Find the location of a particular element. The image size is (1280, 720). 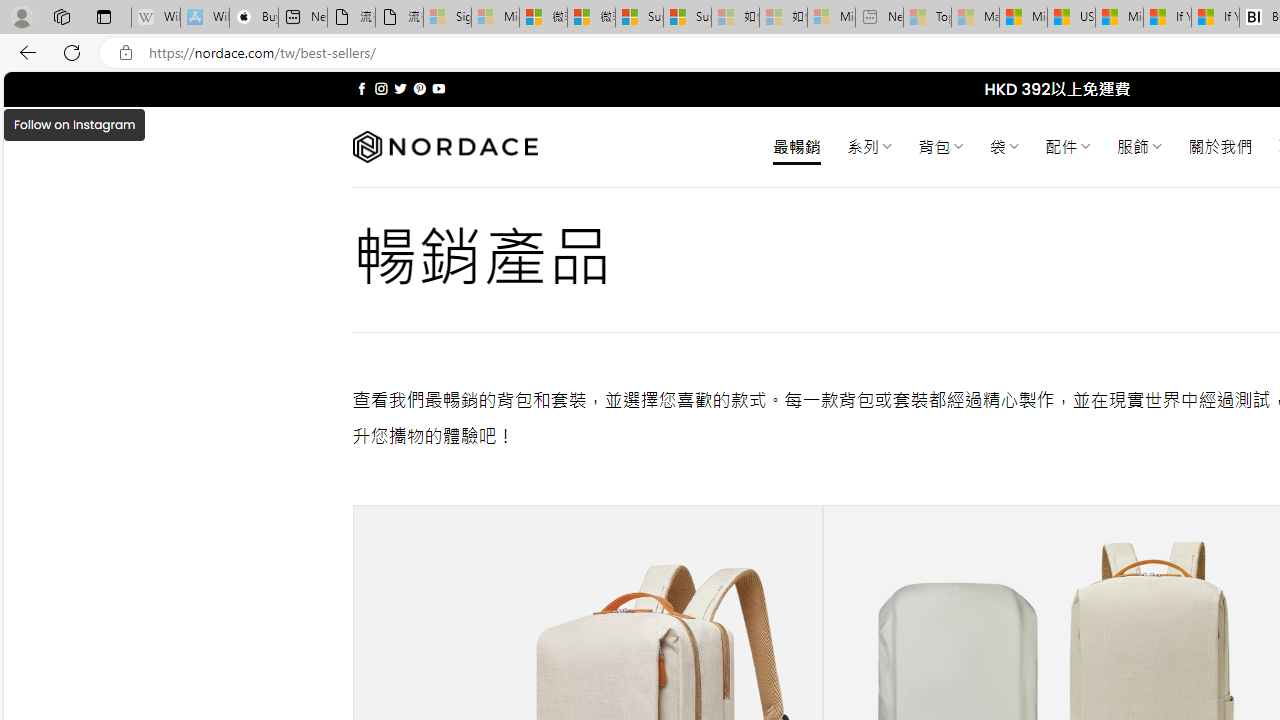

'Marine life - MSN - Sleeping' is located at coordinates (976, 17).